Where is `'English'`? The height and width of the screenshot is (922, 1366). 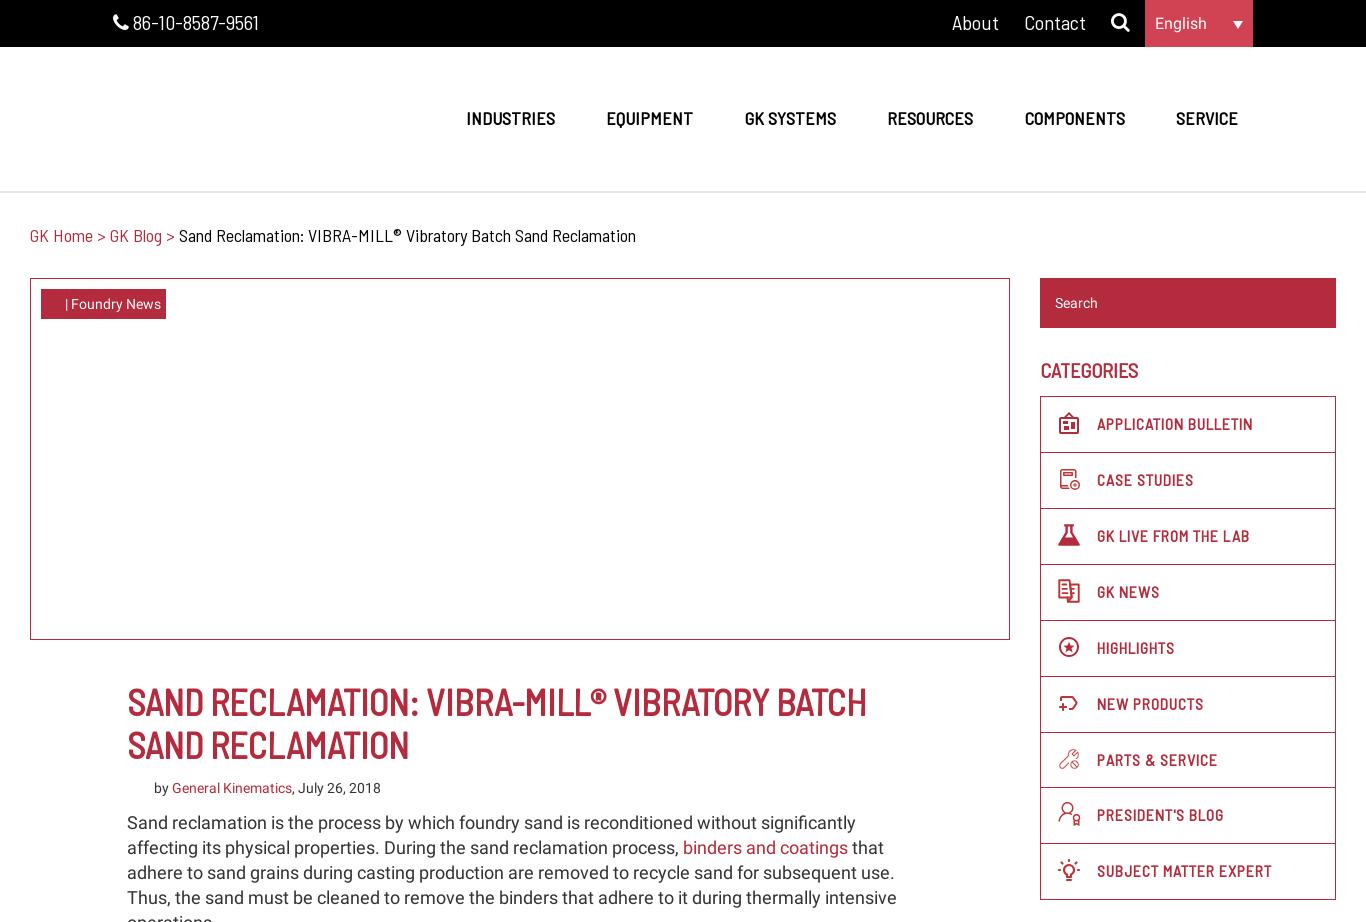 'English' is located at coordinates (1181, 22).